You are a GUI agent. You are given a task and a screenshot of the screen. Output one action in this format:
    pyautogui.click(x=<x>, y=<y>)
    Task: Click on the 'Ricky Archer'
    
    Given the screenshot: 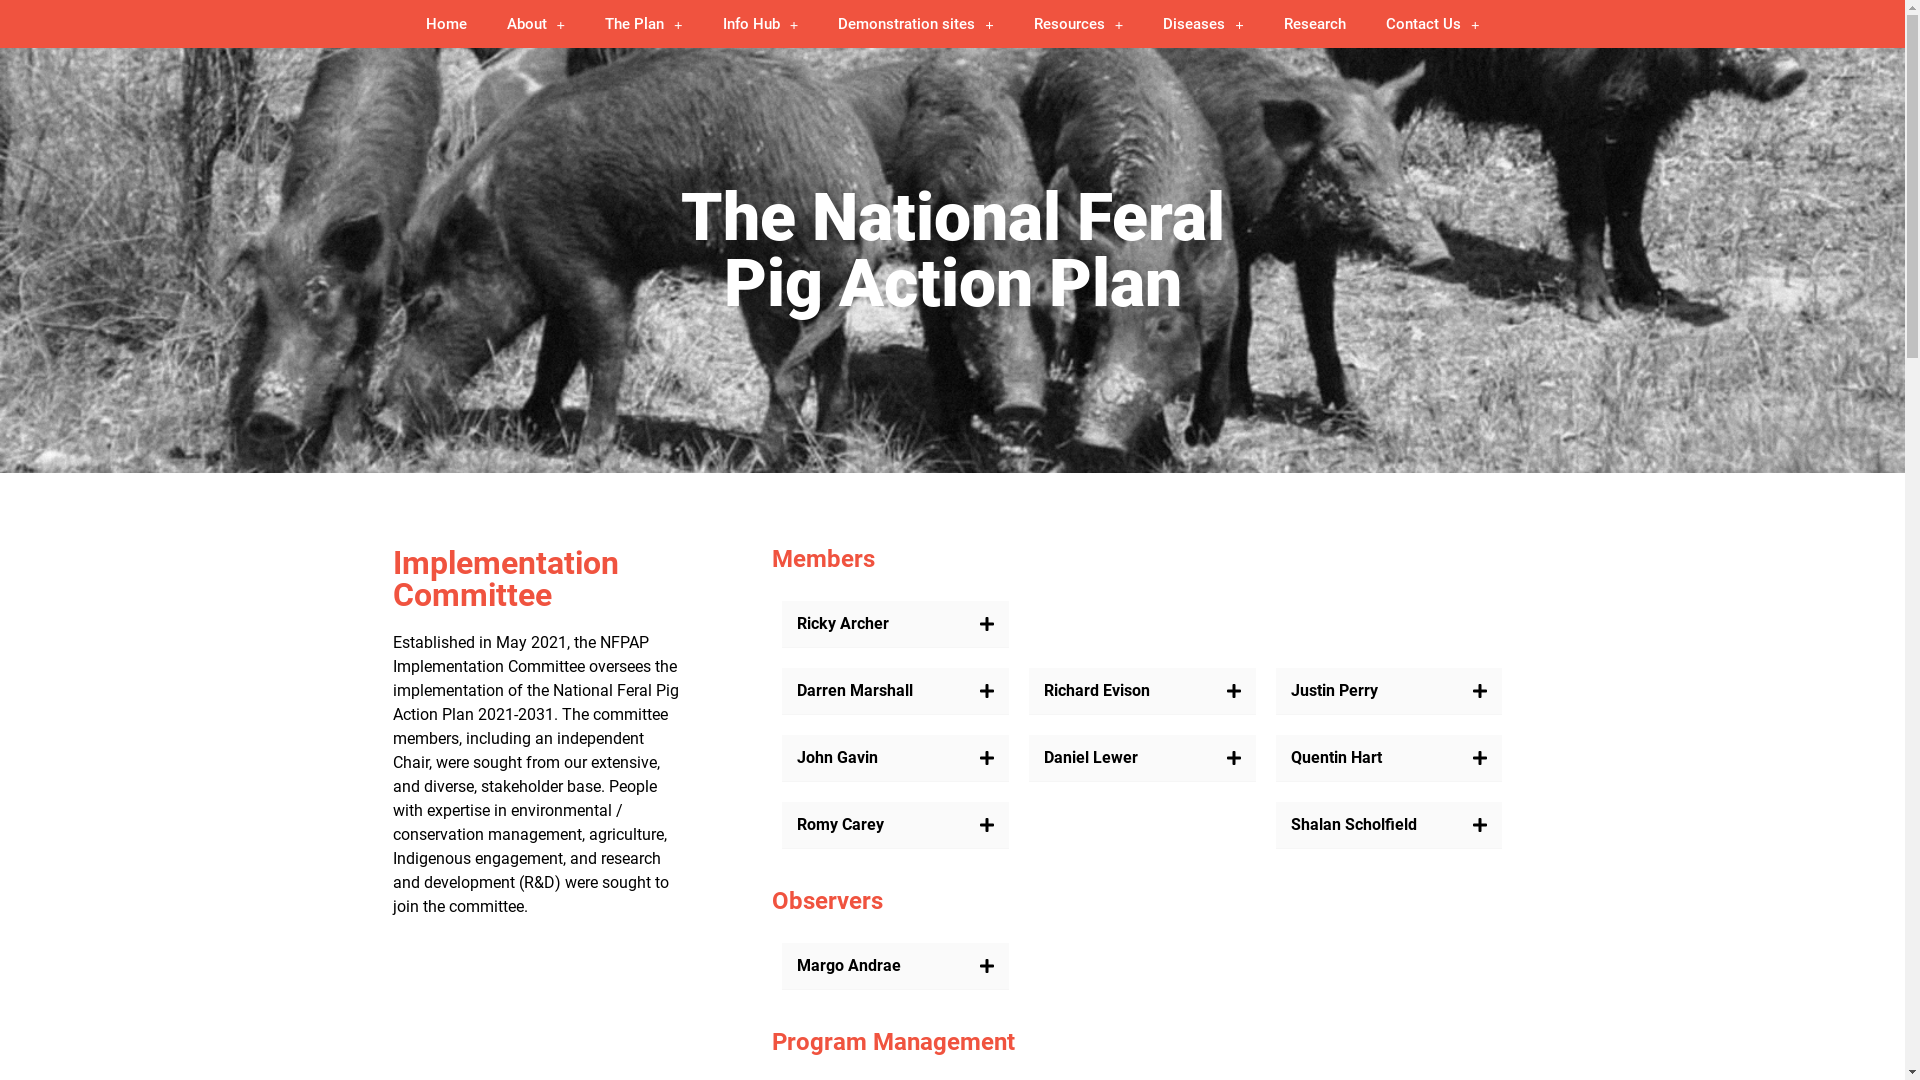 What is the action you would take?
    pyautogui.click(x=843, y=622)
    